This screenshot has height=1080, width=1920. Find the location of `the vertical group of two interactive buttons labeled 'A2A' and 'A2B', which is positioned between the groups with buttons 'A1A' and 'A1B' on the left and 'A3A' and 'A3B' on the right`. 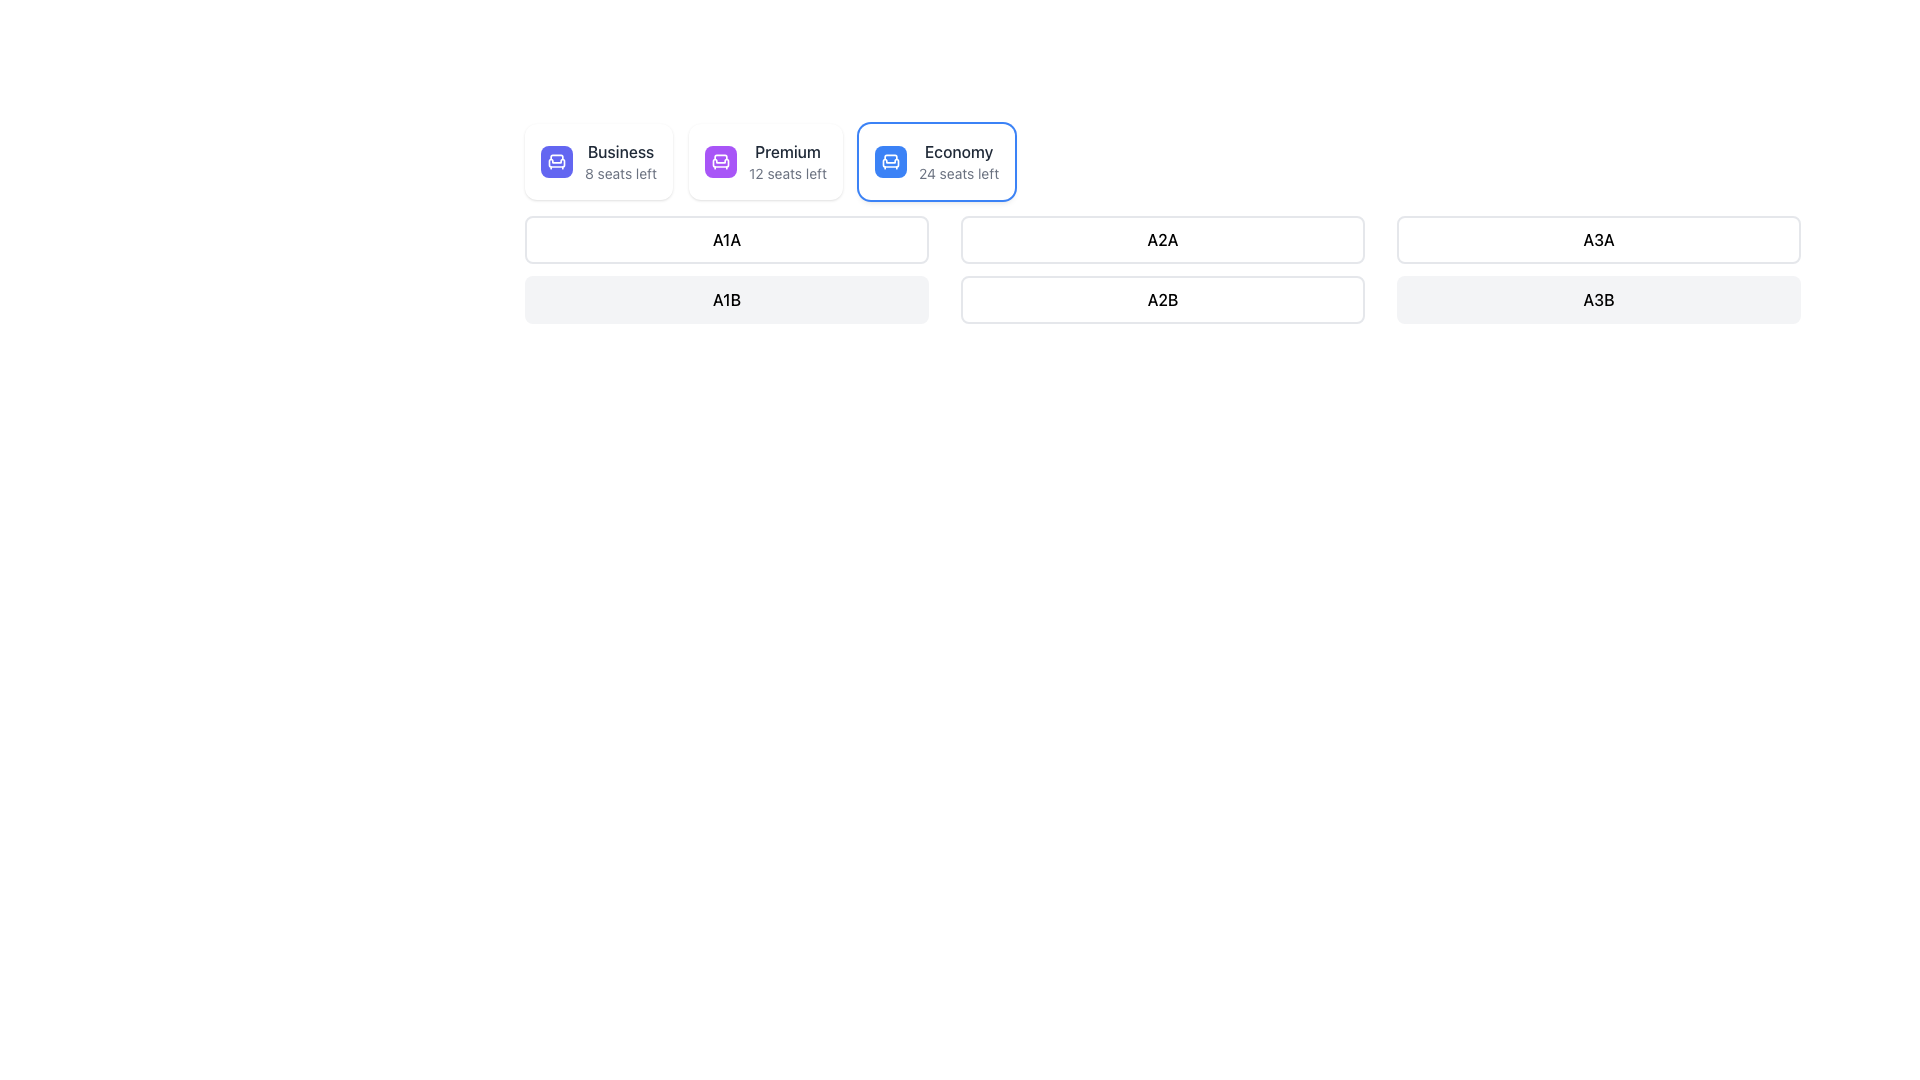

the vertical group of two interactive buttons labeled 'A2A' and 'A2B', which is positioned between the groups with buttons 'A1A' and 'A1B' on the left and 'A3A' and 'A3B' on the right is located at coordinates (1162, 273).